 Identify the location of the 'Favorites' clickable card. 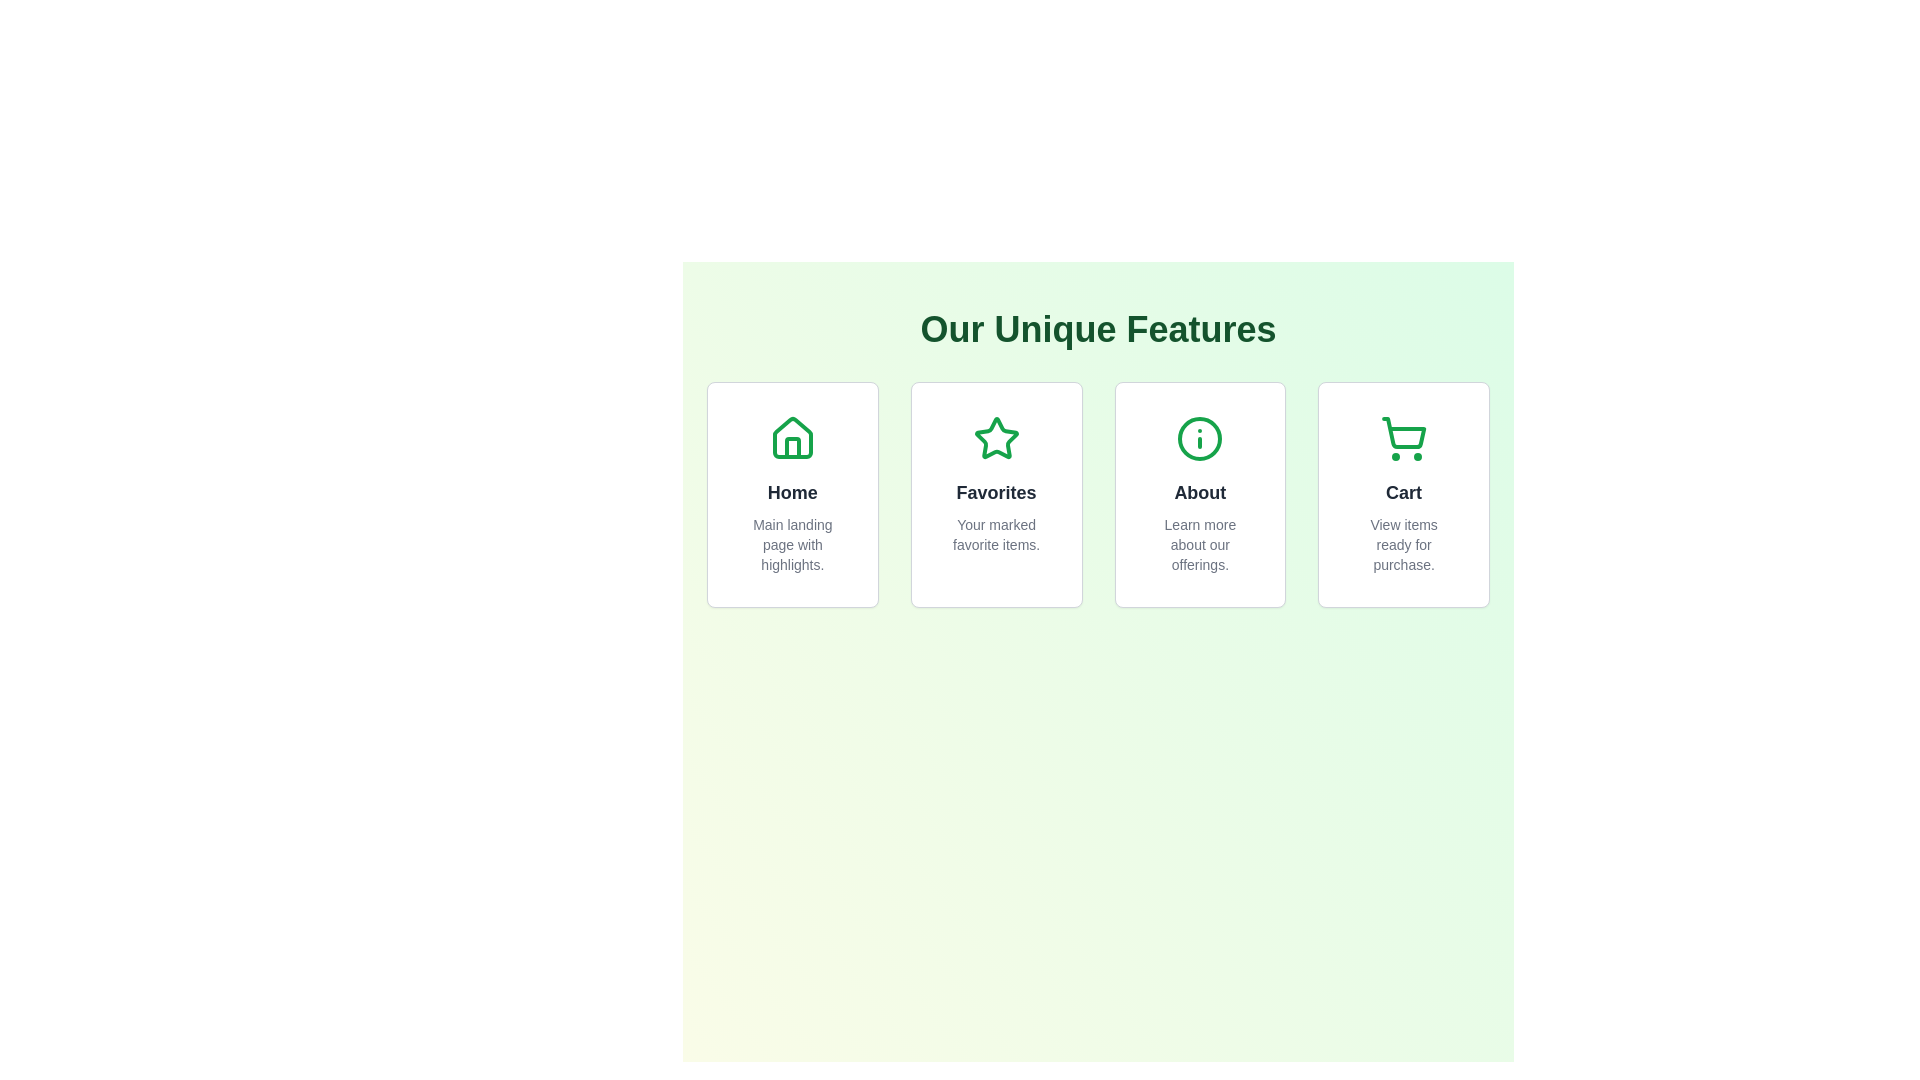
(996, 494).